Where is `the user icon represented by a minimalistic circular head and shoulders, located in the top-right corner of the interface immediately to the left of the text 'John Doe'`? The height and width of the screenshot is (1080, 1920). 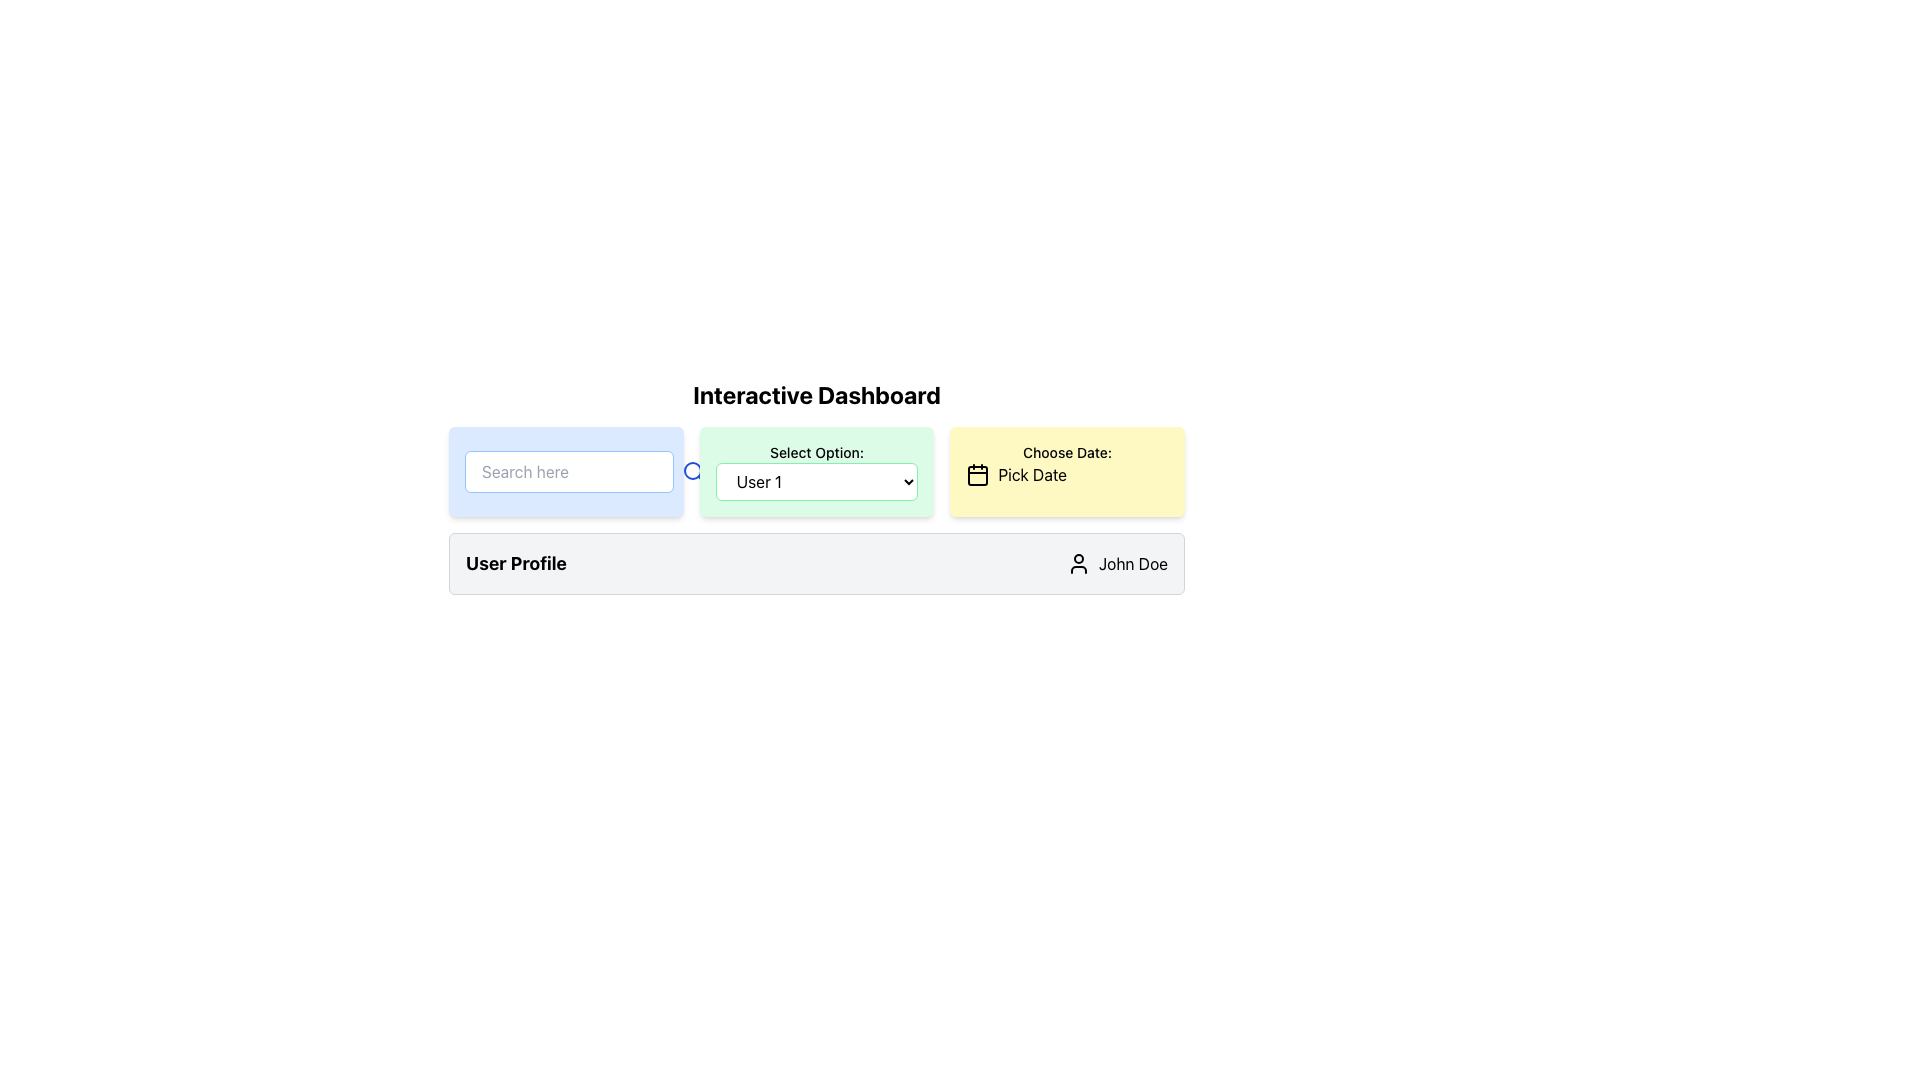 the user icon represented by a minimalistic circular head and shoulders, located in the top-right corner of the interface immediately to the left of the text 'John Doe' is located at coordinates (1078, 563).